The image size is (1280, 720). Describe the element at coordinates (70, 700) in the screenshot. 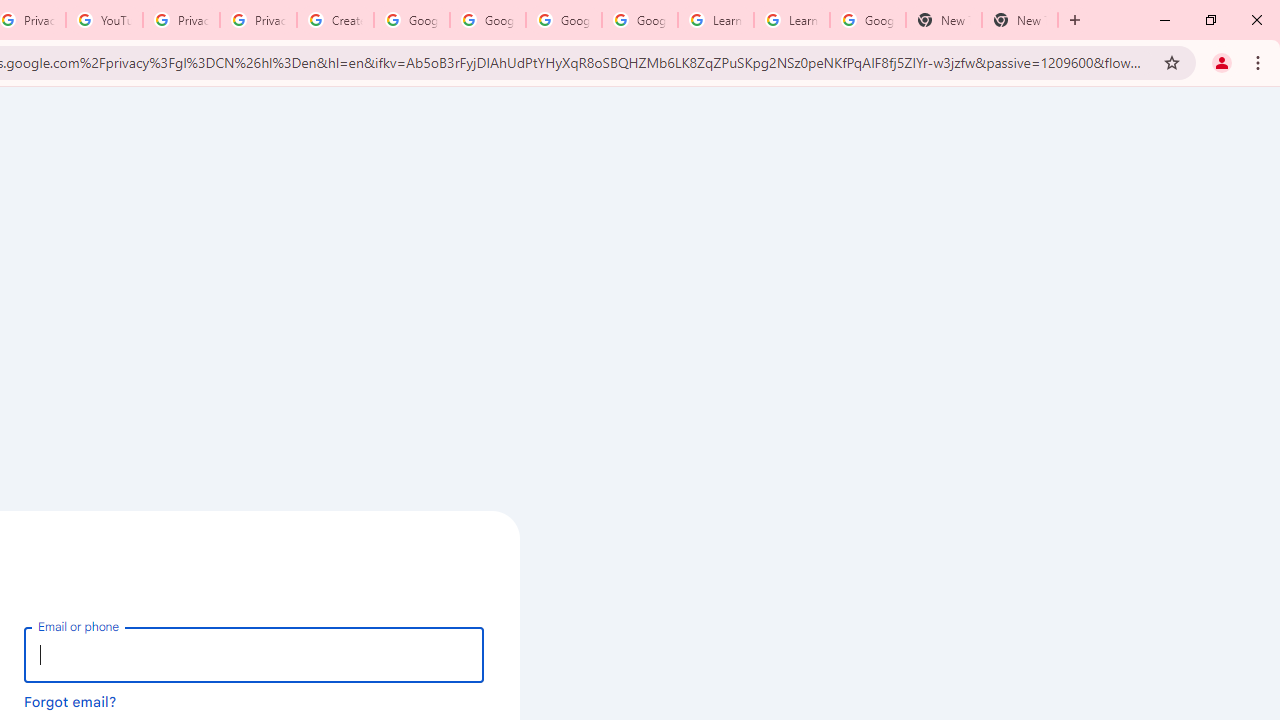

I see `'Forgot email?'` at that location.